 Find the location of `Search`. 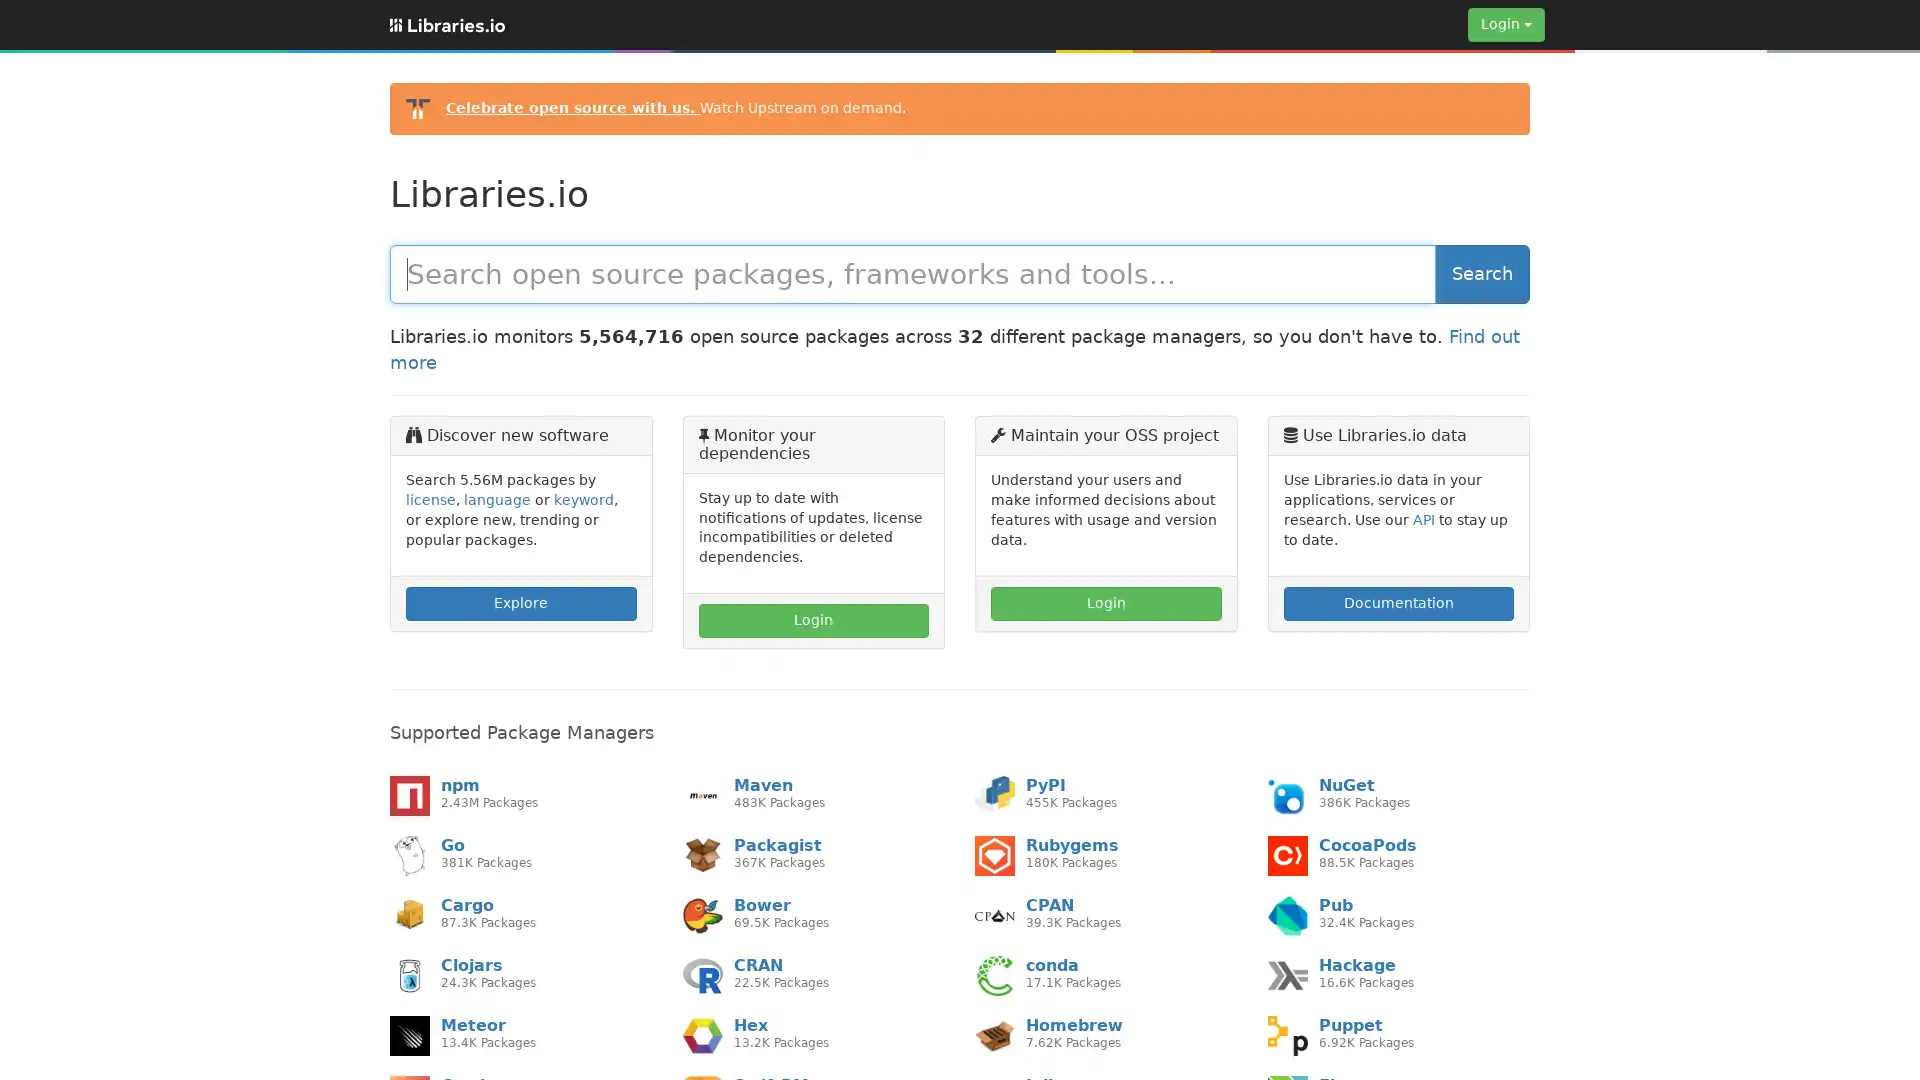

Search is located at coordinates (1482, 273).